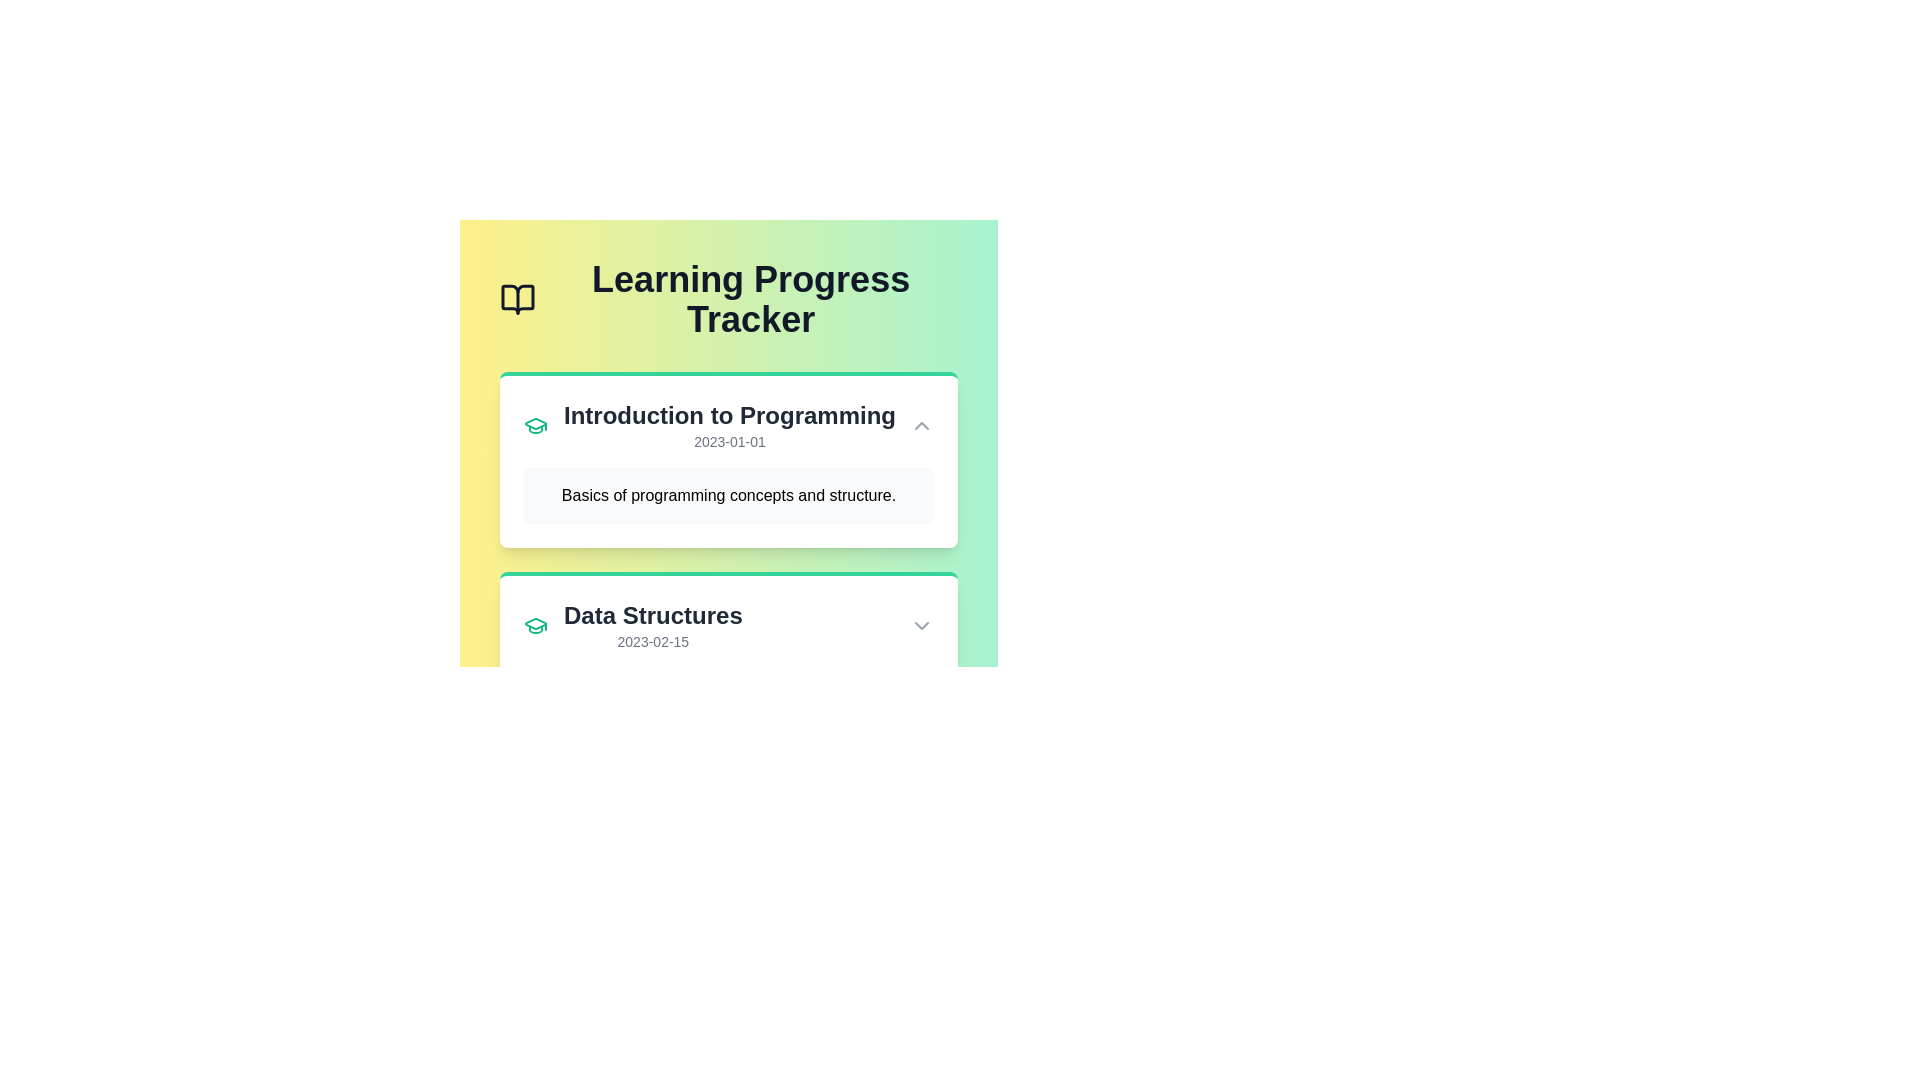 This screenshot has height=1080, width=1920. What do you see at coordinates (536, 424) in the screenshot?
I see `the green graduation cap icon located in the top-left corner of the 'Introduction to Programming' card` at bounding box center [536, 424].